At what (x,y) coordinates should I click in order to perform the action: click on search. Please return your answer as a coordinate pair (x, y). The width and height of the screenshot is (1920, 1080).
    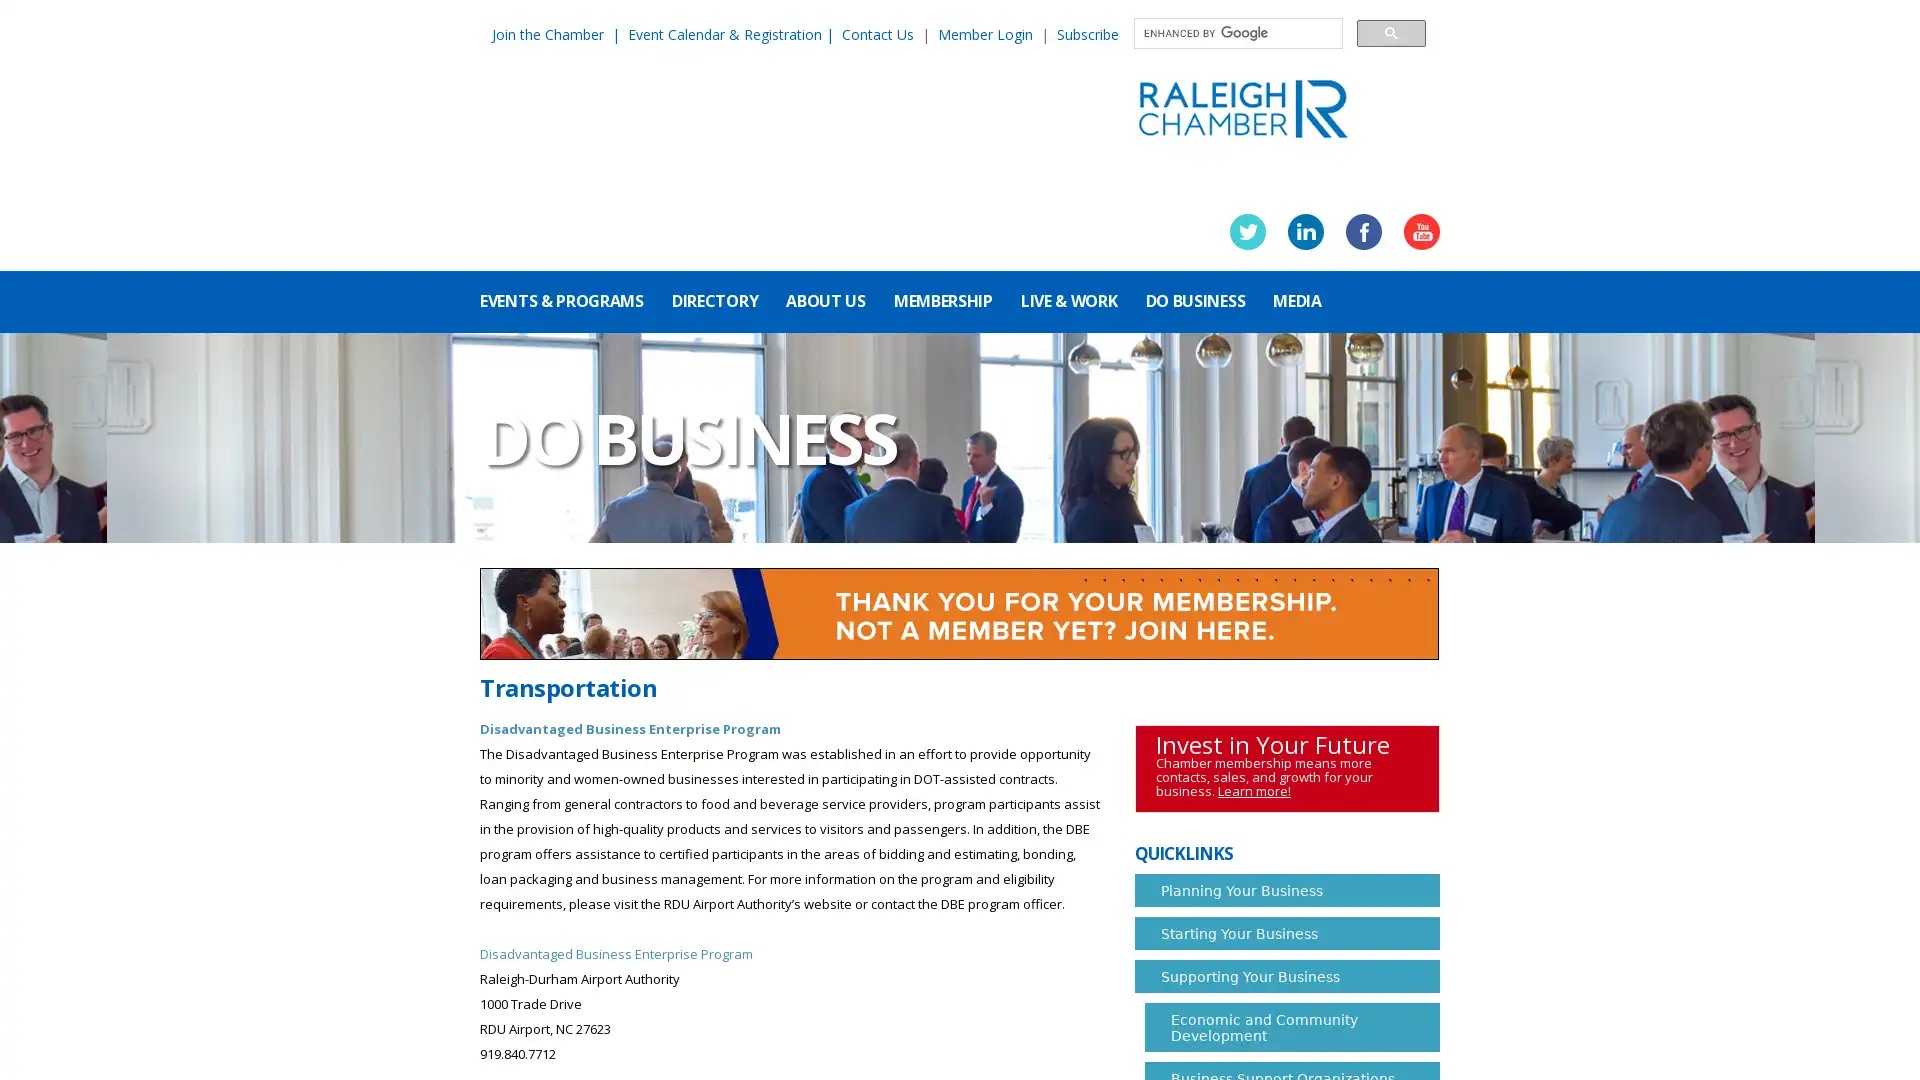
    Looking at the image, I should click on (1390, 32).